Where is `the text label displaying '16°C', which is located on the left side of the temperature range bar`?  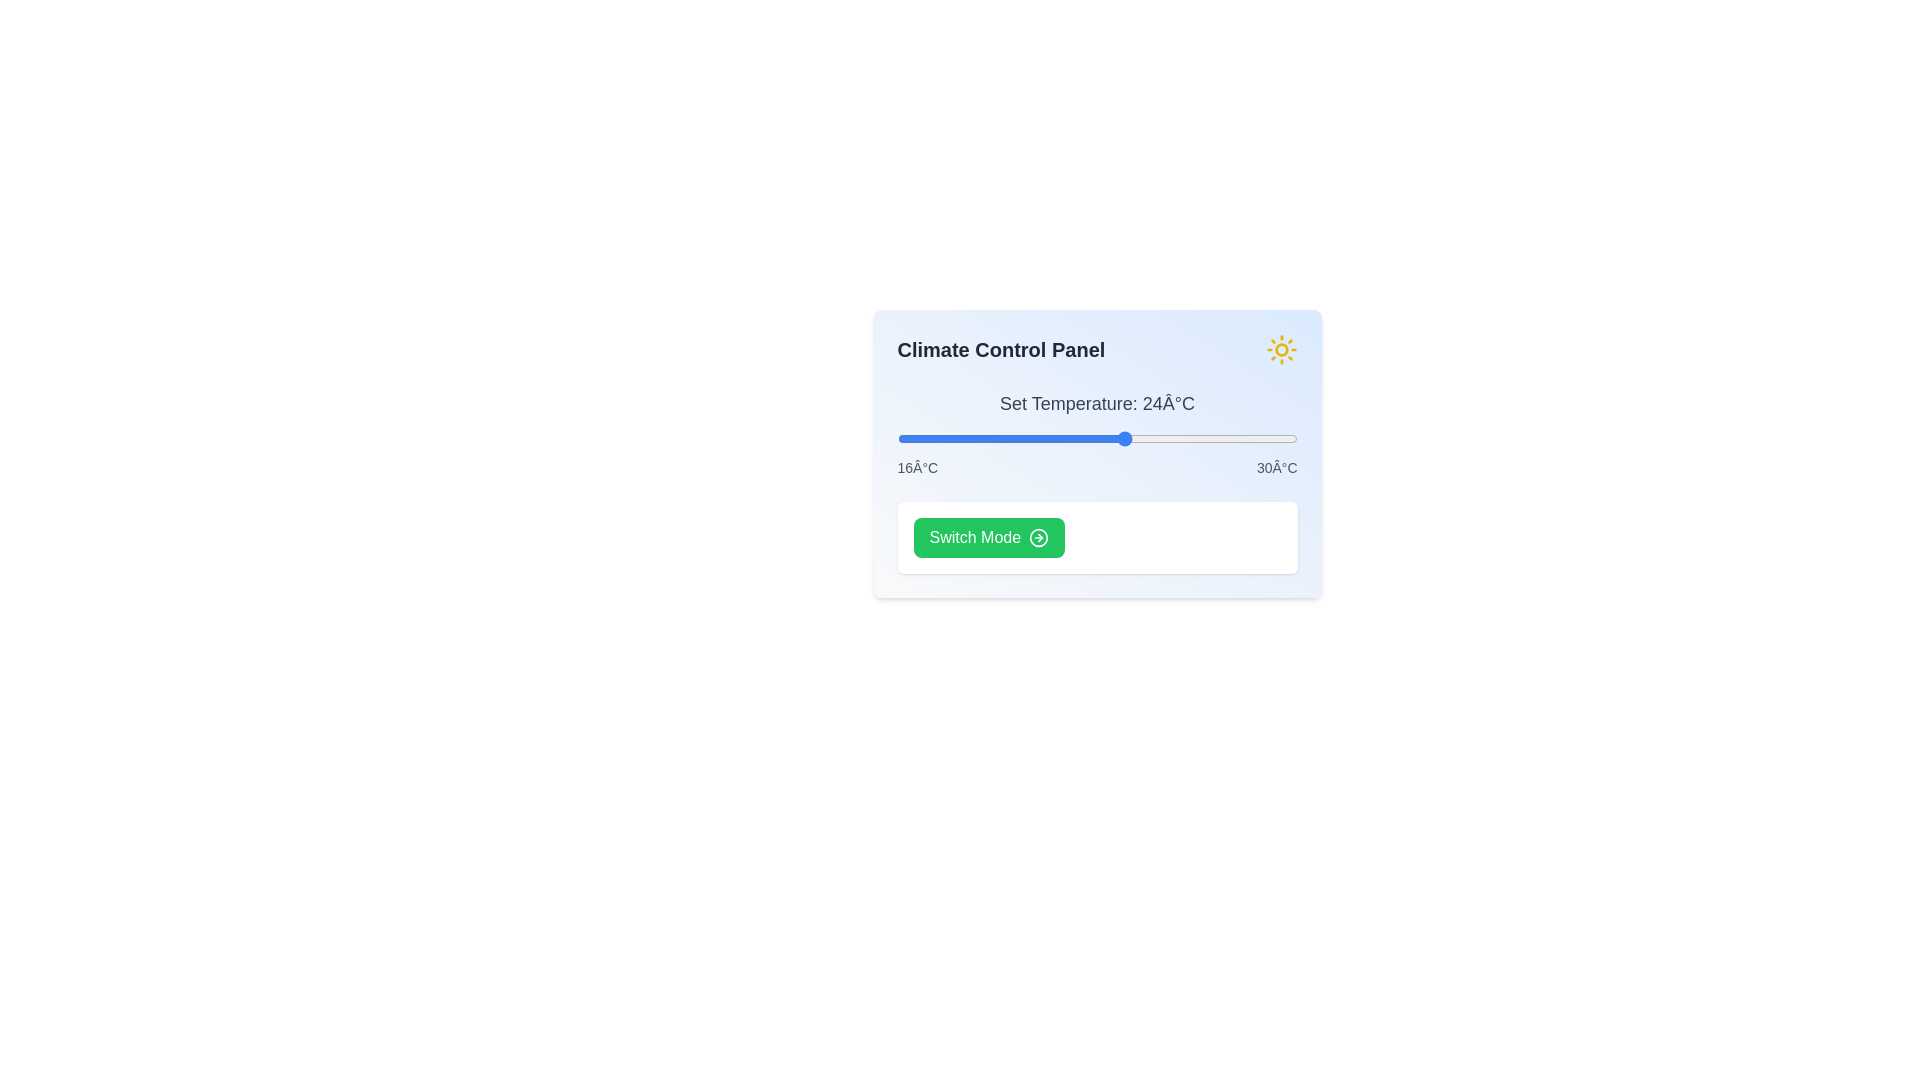 the text label displaying '16°C', which is located on the left side of the temperature range bar is located at coordinates (916, 467).